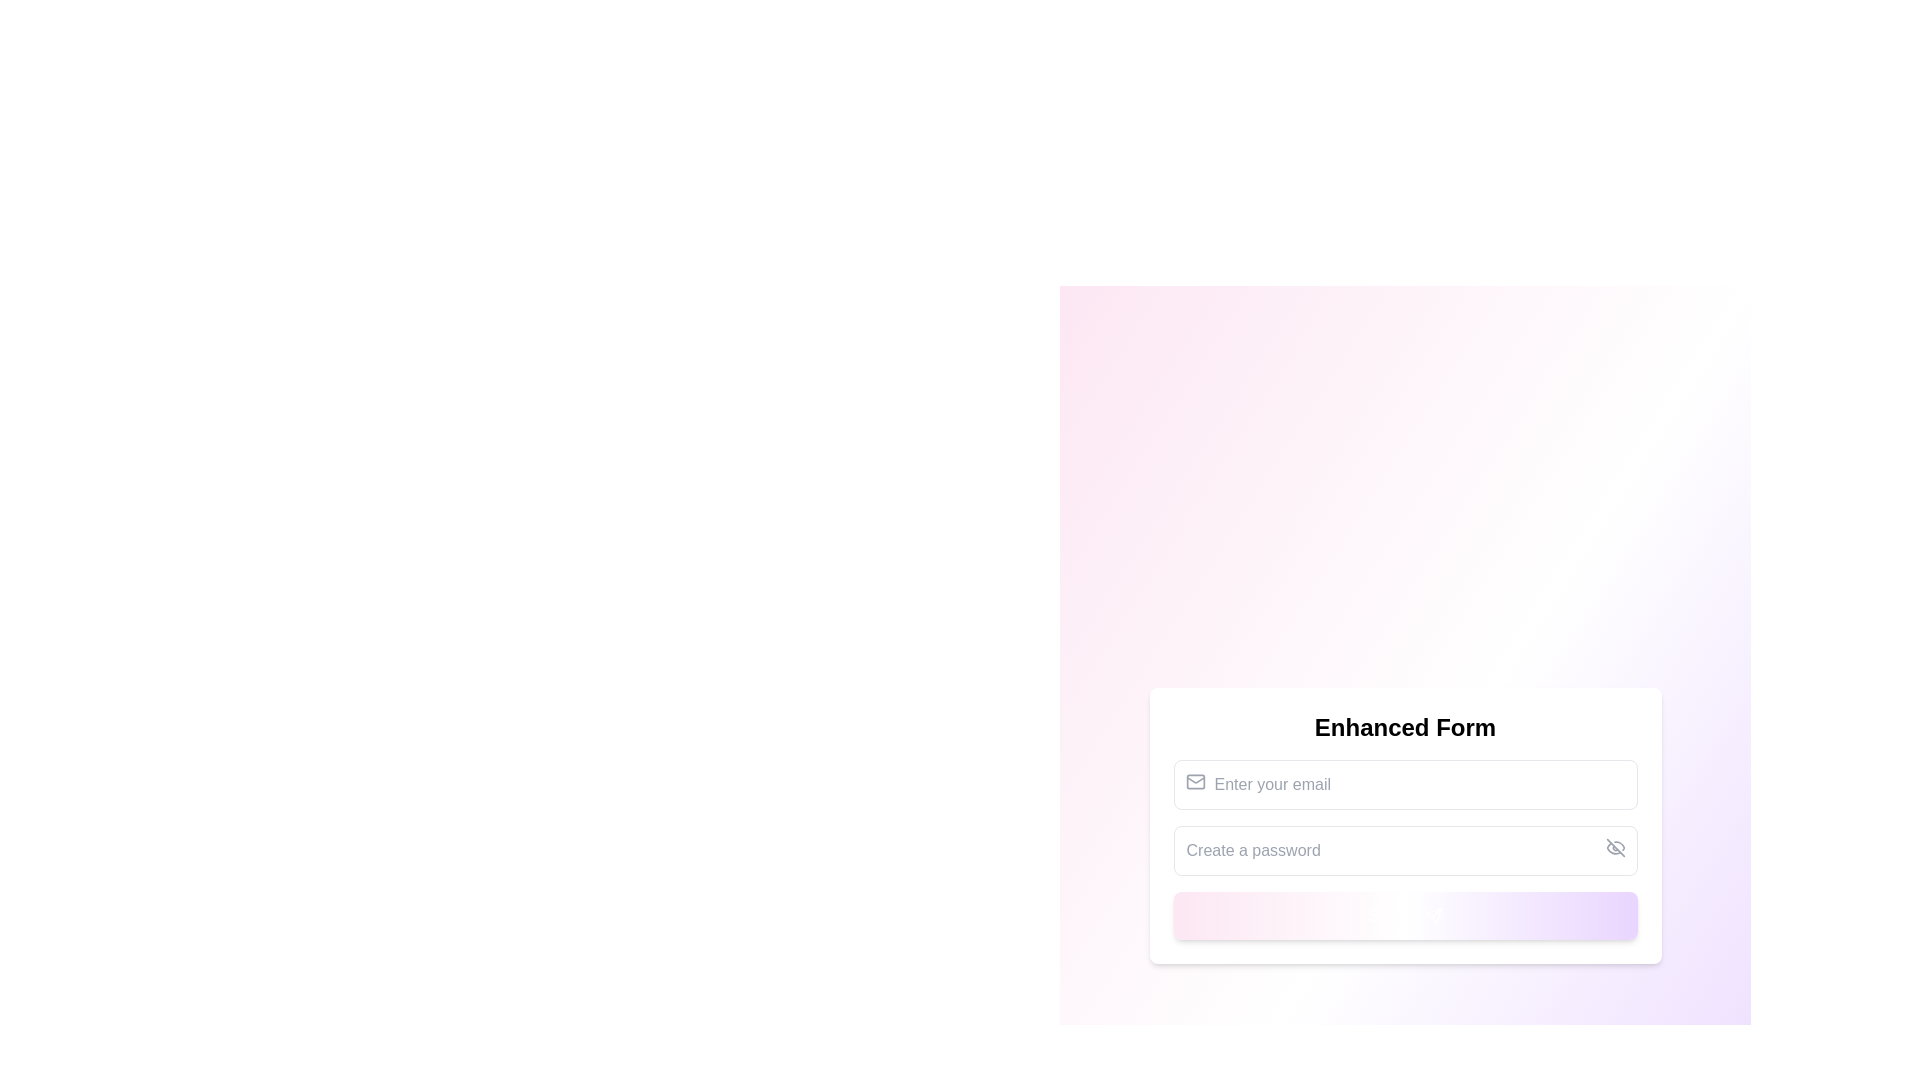 The height and width of the screenshot is (1080, 1920). I want to click on the appearance of the paper plane icon within the 'Submit' button located at the bottom of the form section, so click(1433, 915).